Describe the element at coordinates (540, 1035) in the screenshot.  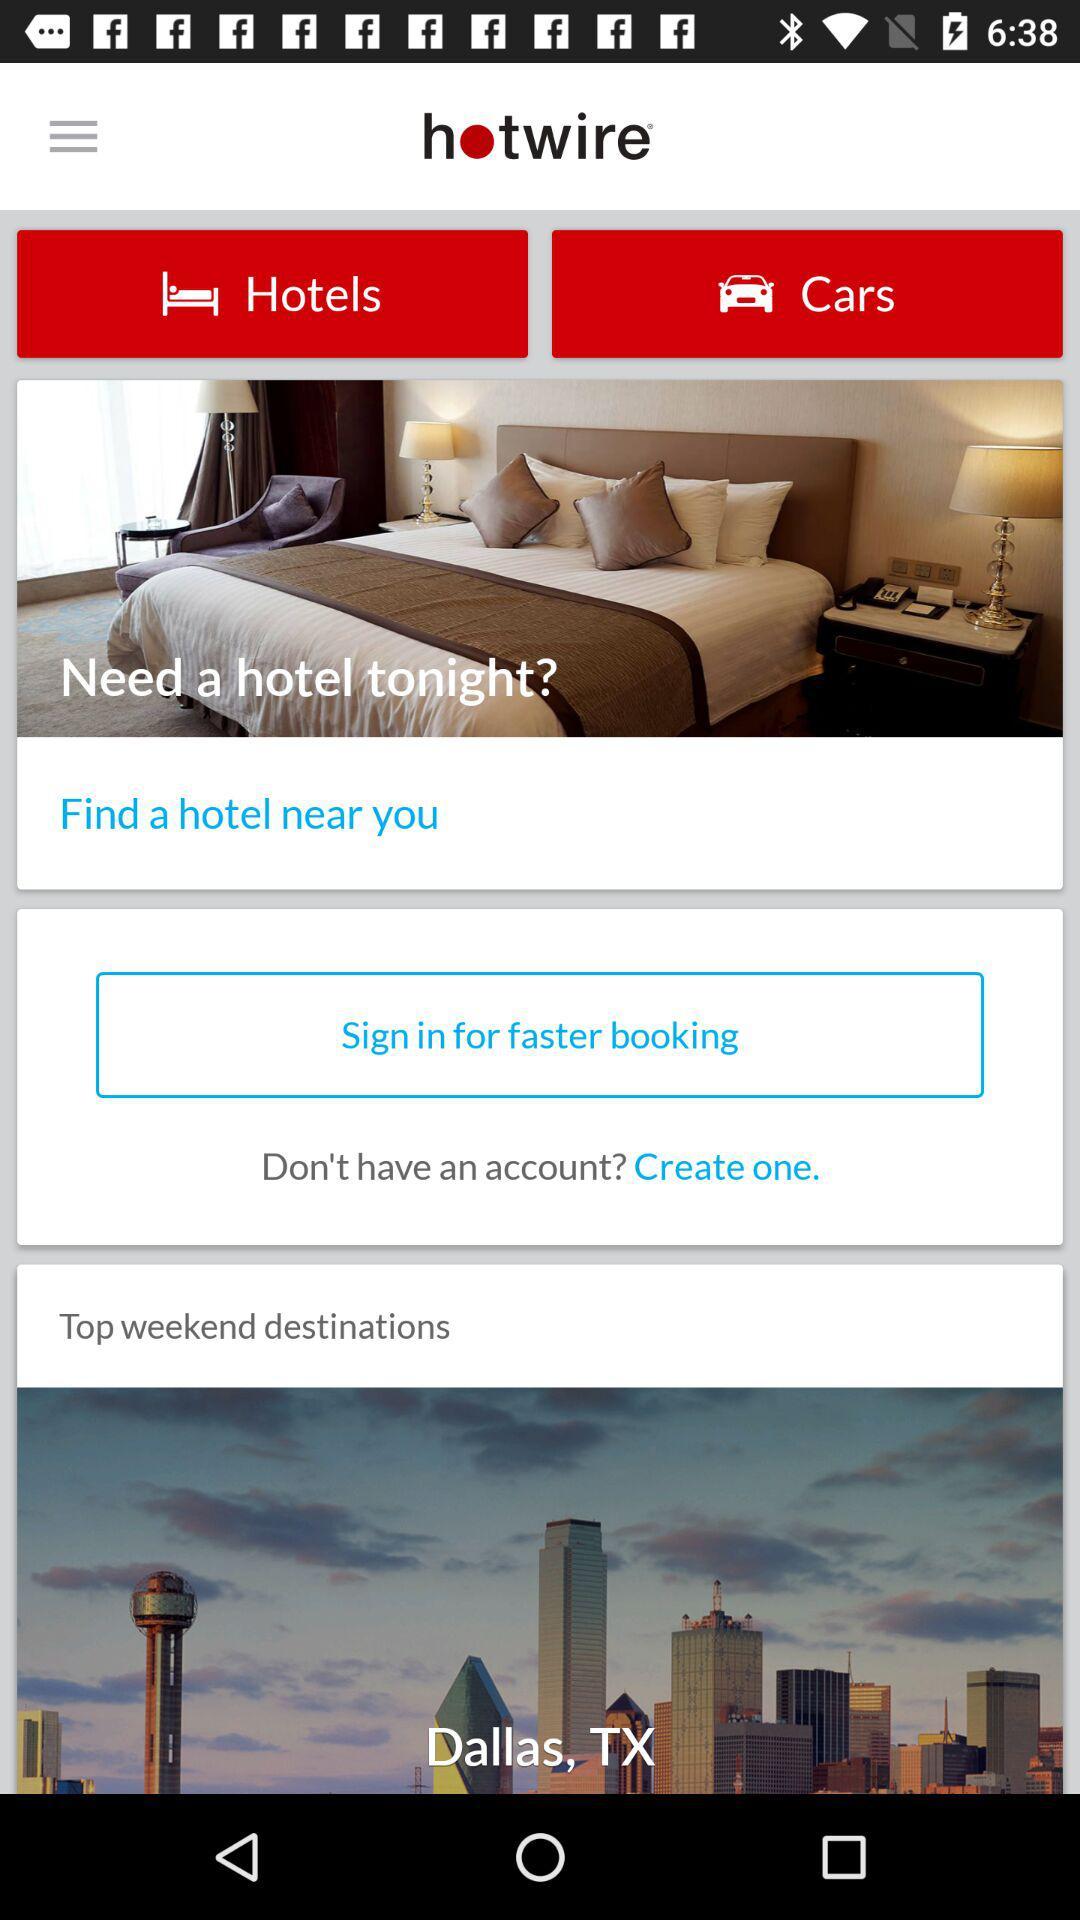
I see `the sign in for item` at that location.